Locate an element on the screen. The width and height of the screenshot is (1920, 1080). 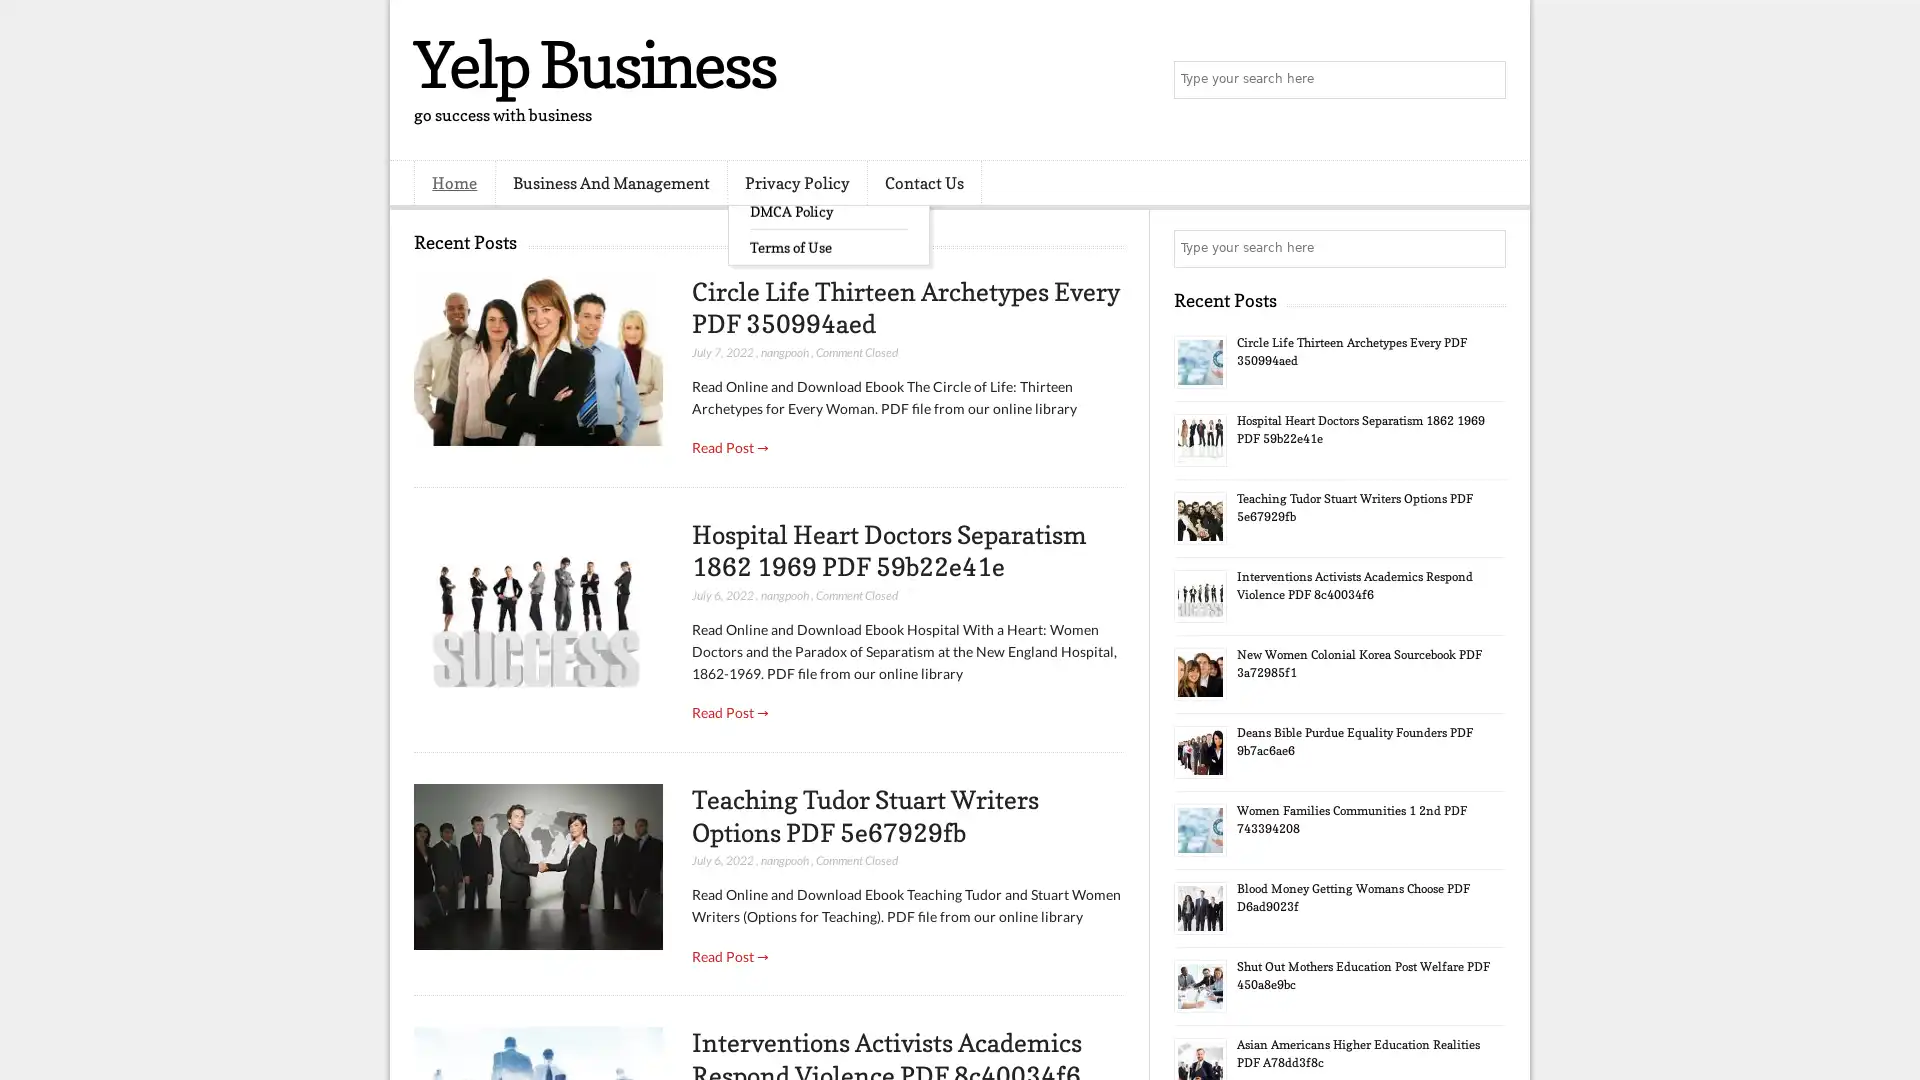
Search is located at coordinates (1485, 248).